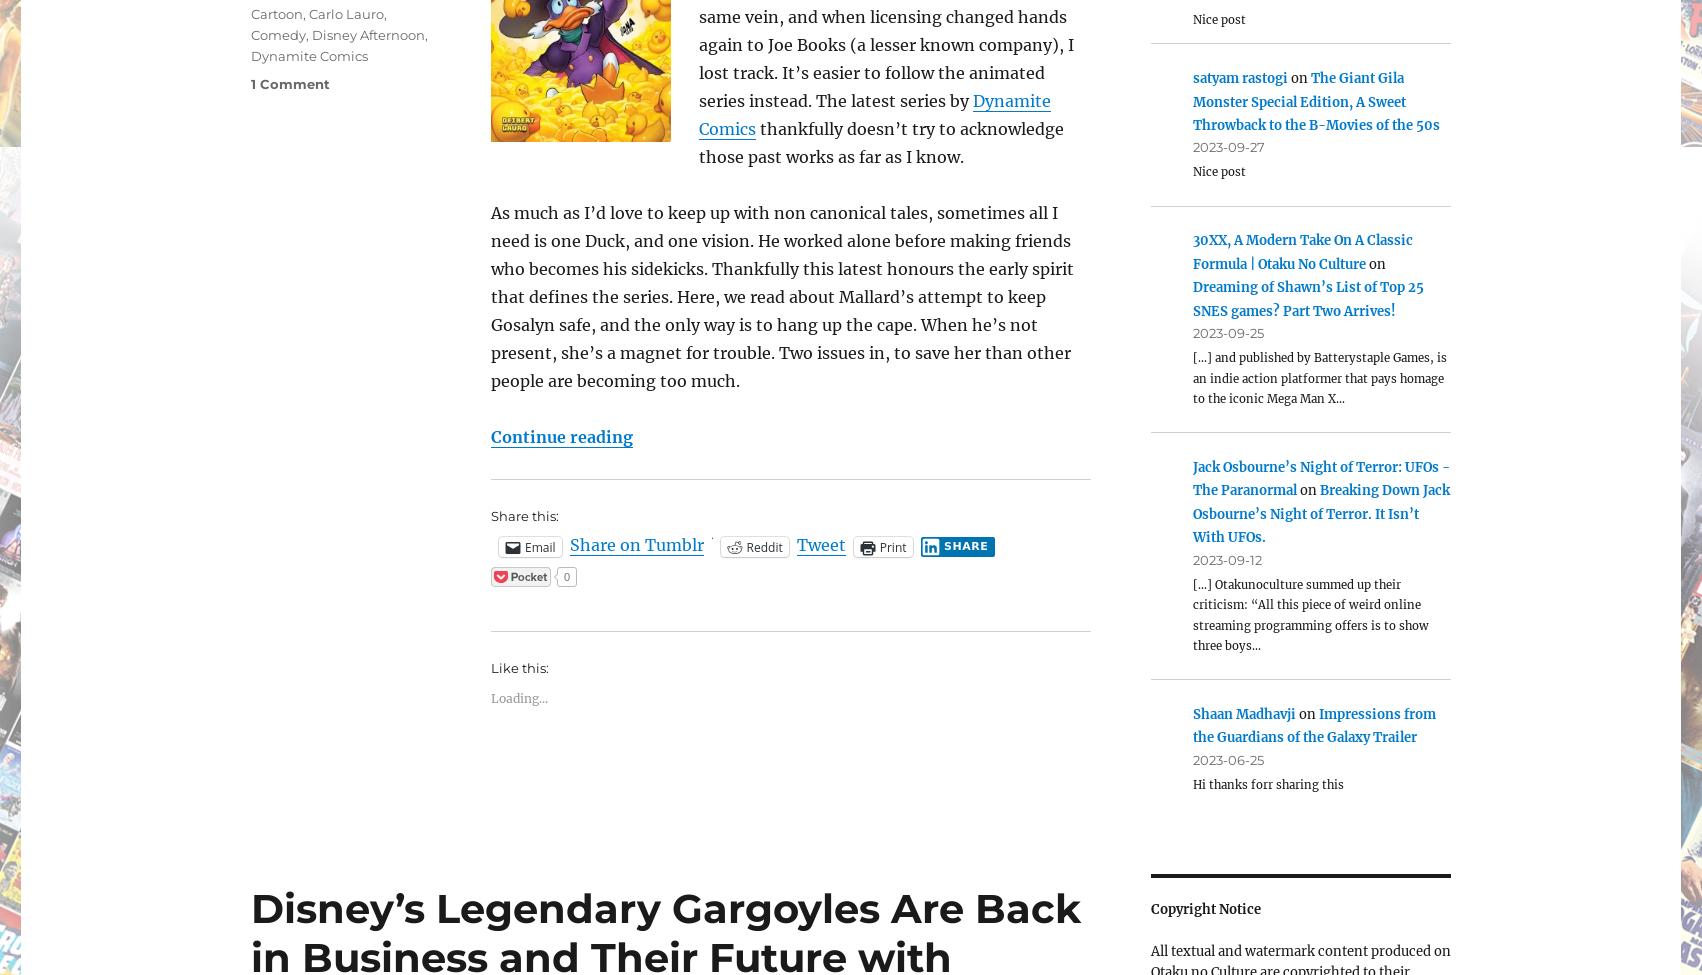 The width and height of the screenshot is (1702, 975). What do you see at coordinates (1310, 615) in the screenshot?
I see `'[…] Otakunoculture summed up their criticism: “All this piece of weird online streaming programming offers is to show three boys…'` at bounding box center [1310, 615].